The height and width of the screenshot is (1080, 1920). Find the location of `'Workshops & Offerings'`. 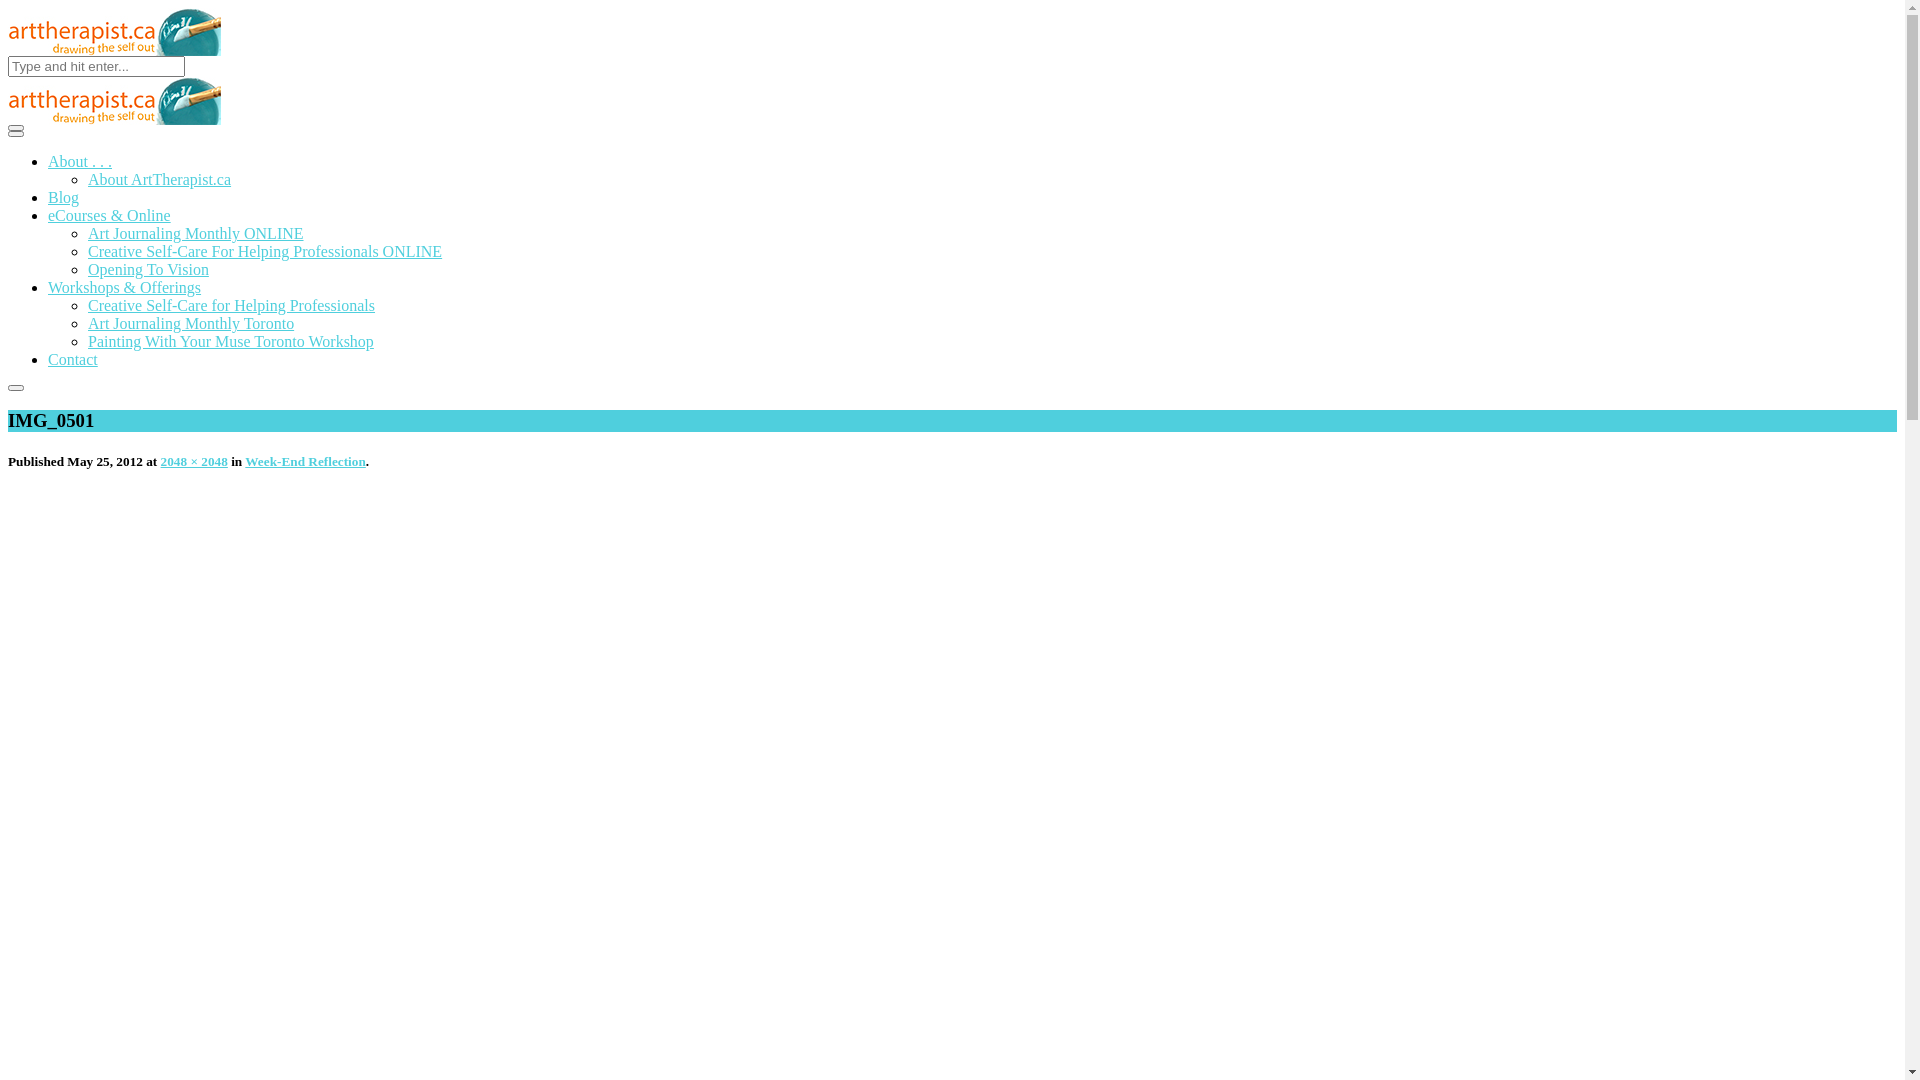

'Workshops & Offerings' is located at coordinates (123, 287).